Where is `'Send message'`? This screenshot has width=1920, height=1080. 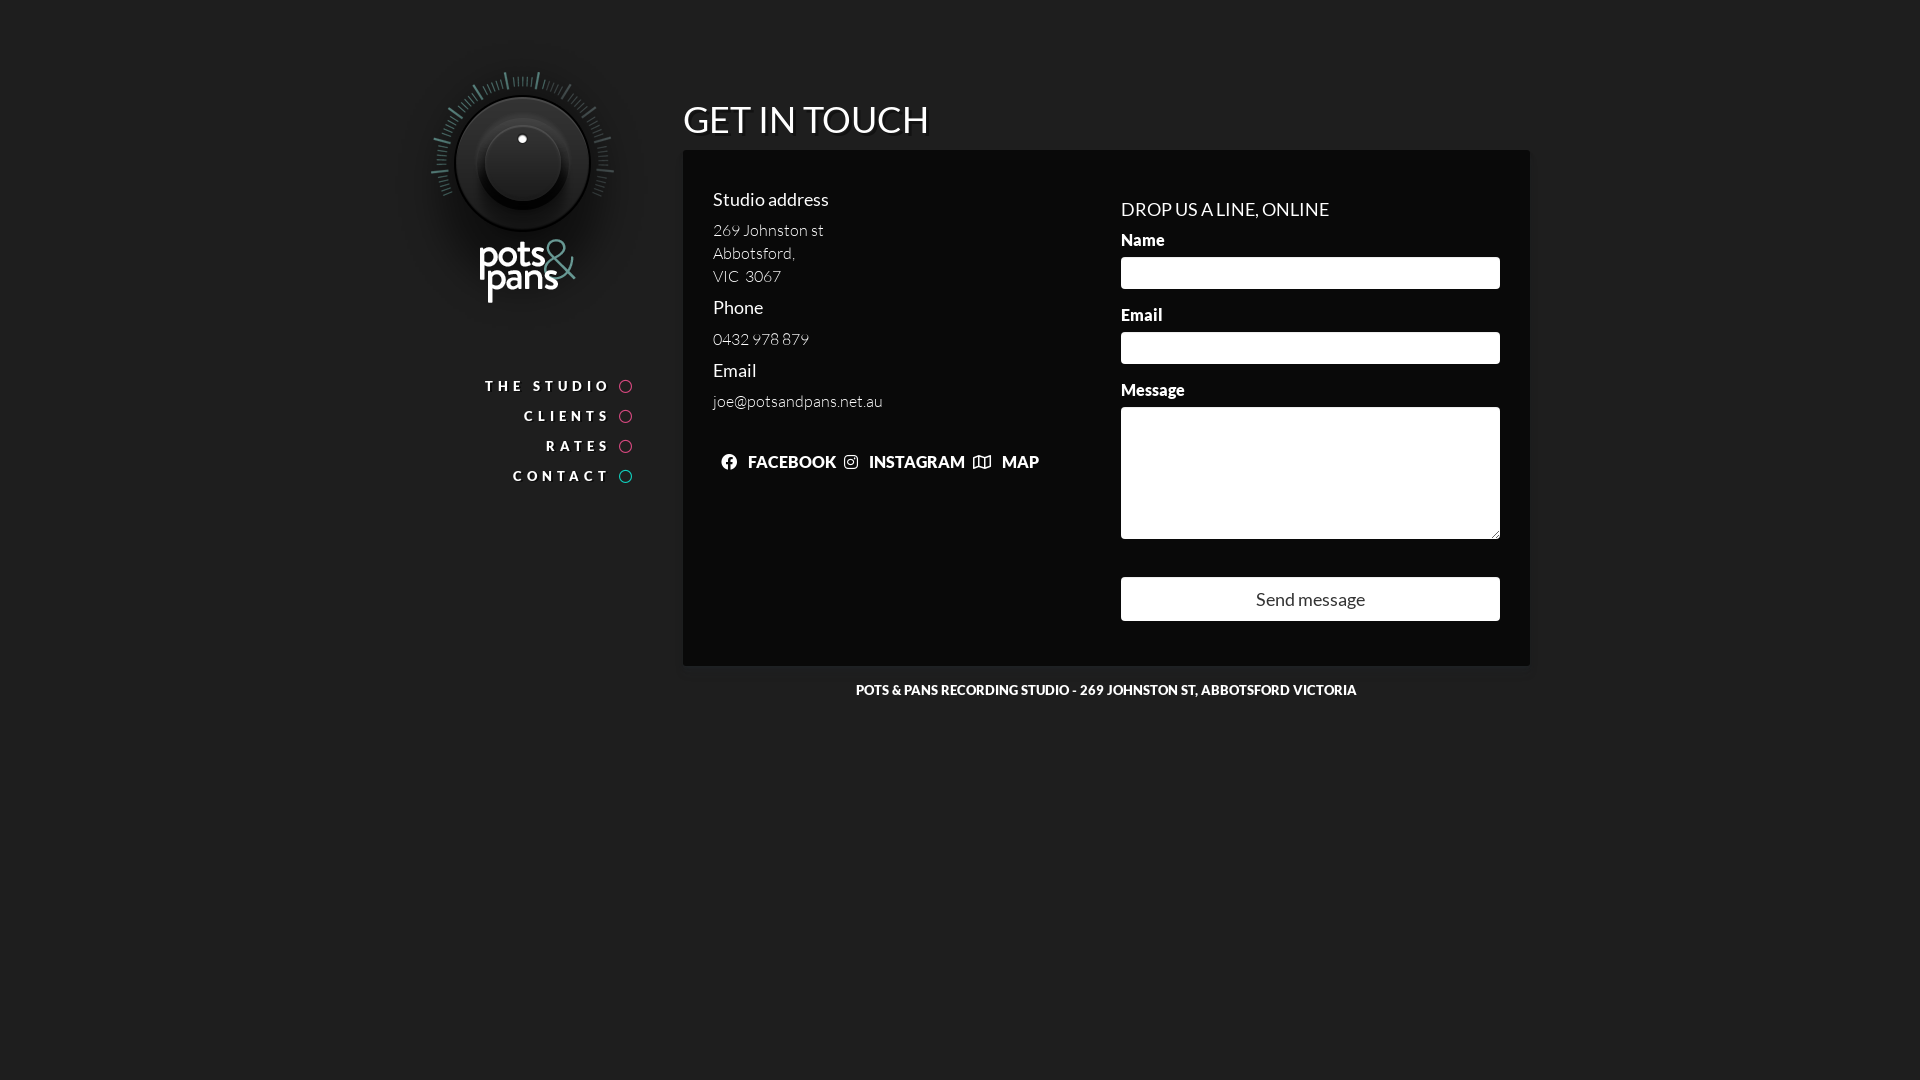 'Send message' is located at coordinates (1310, 597).